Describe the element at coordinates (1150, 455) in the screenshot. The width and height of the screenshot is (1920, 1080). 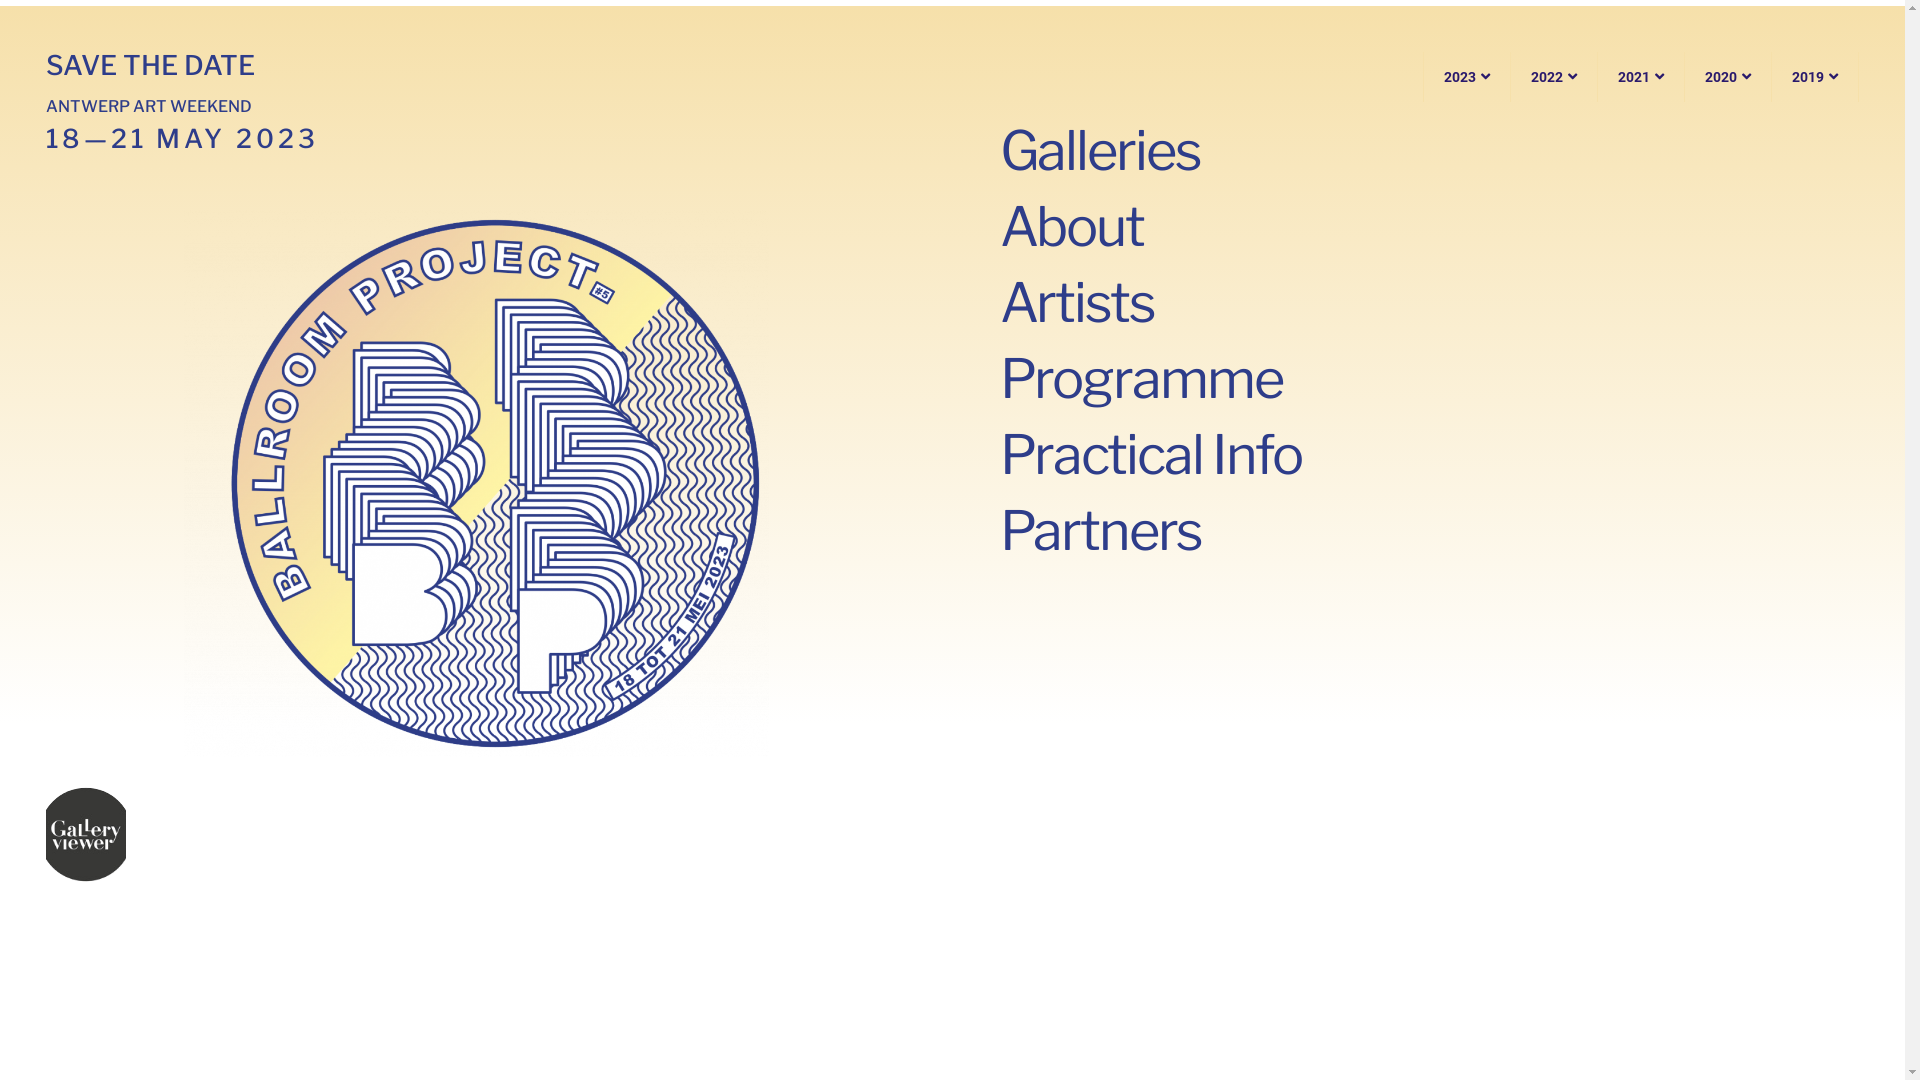
I see `'Practical Info'` at that location.